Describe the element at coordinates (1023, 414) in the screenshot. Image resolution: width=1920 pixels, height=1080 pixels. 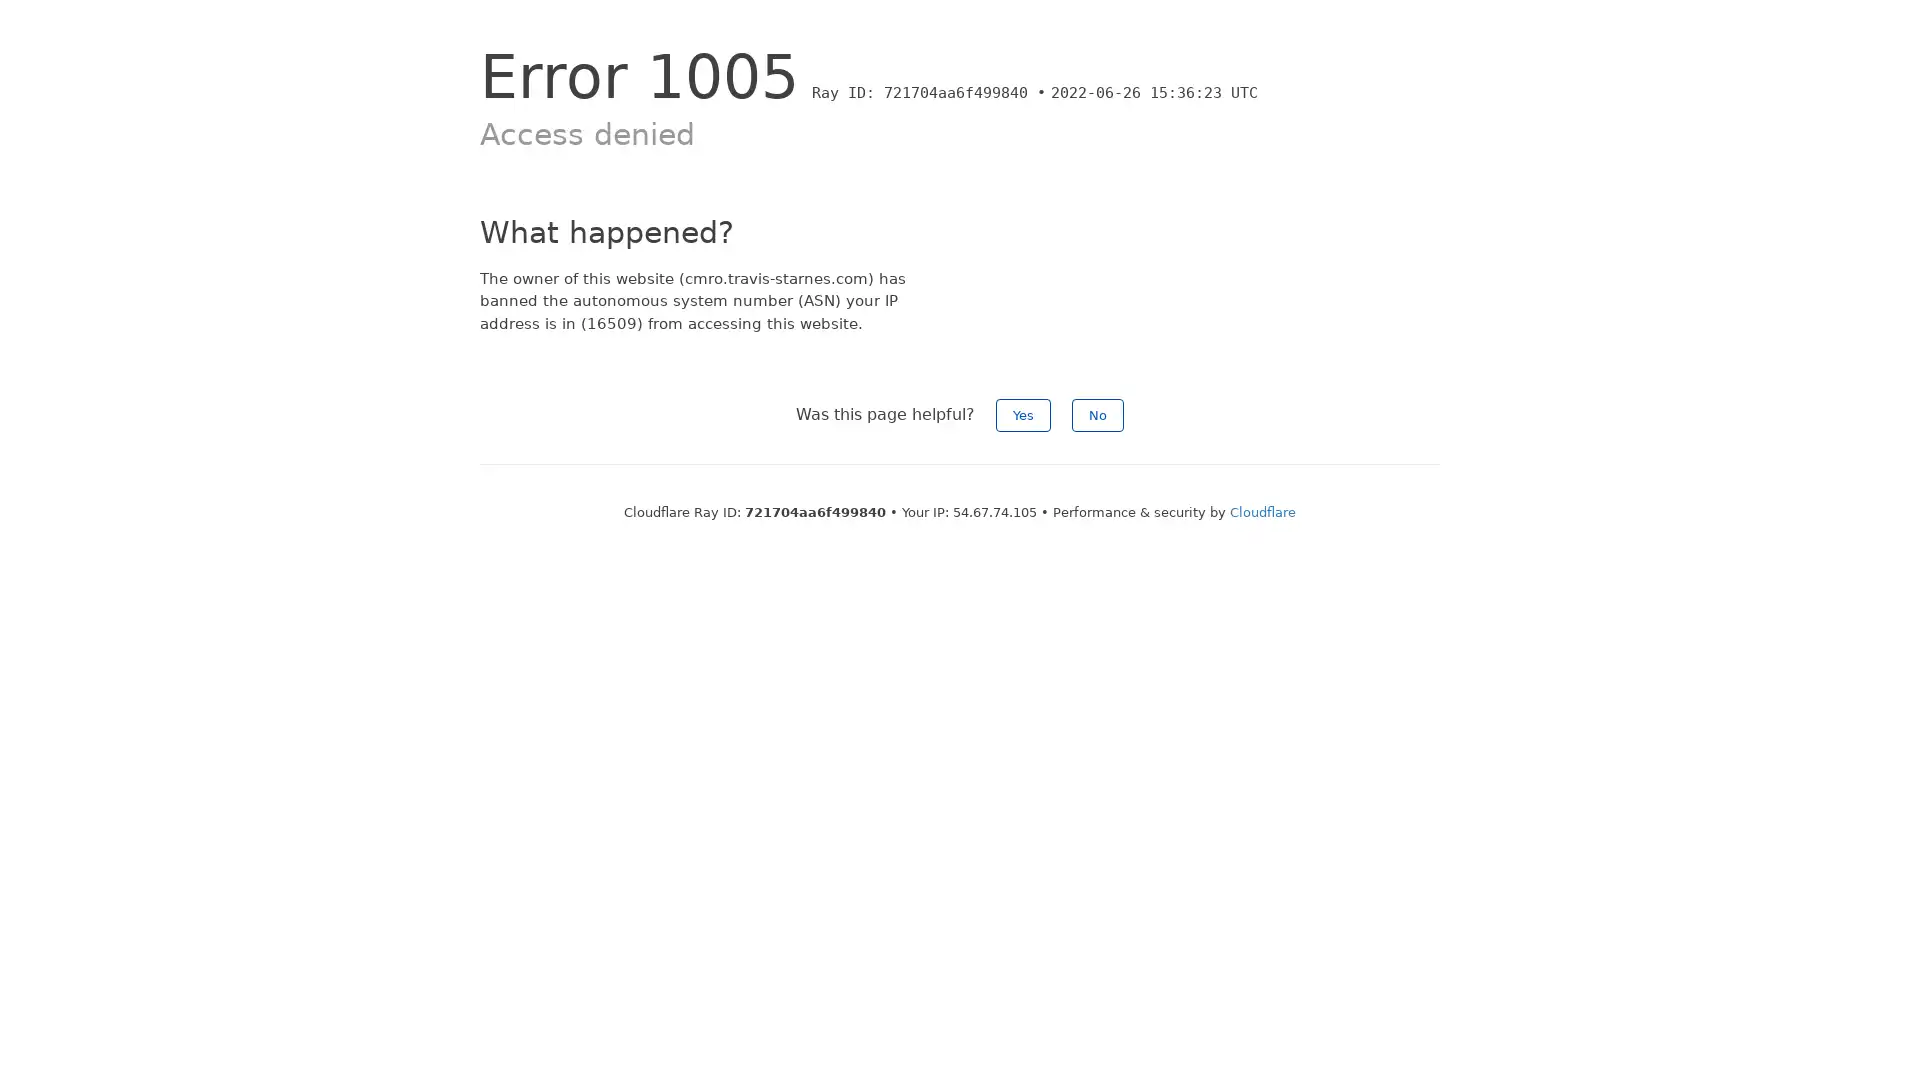
I see `Yes` at that location.